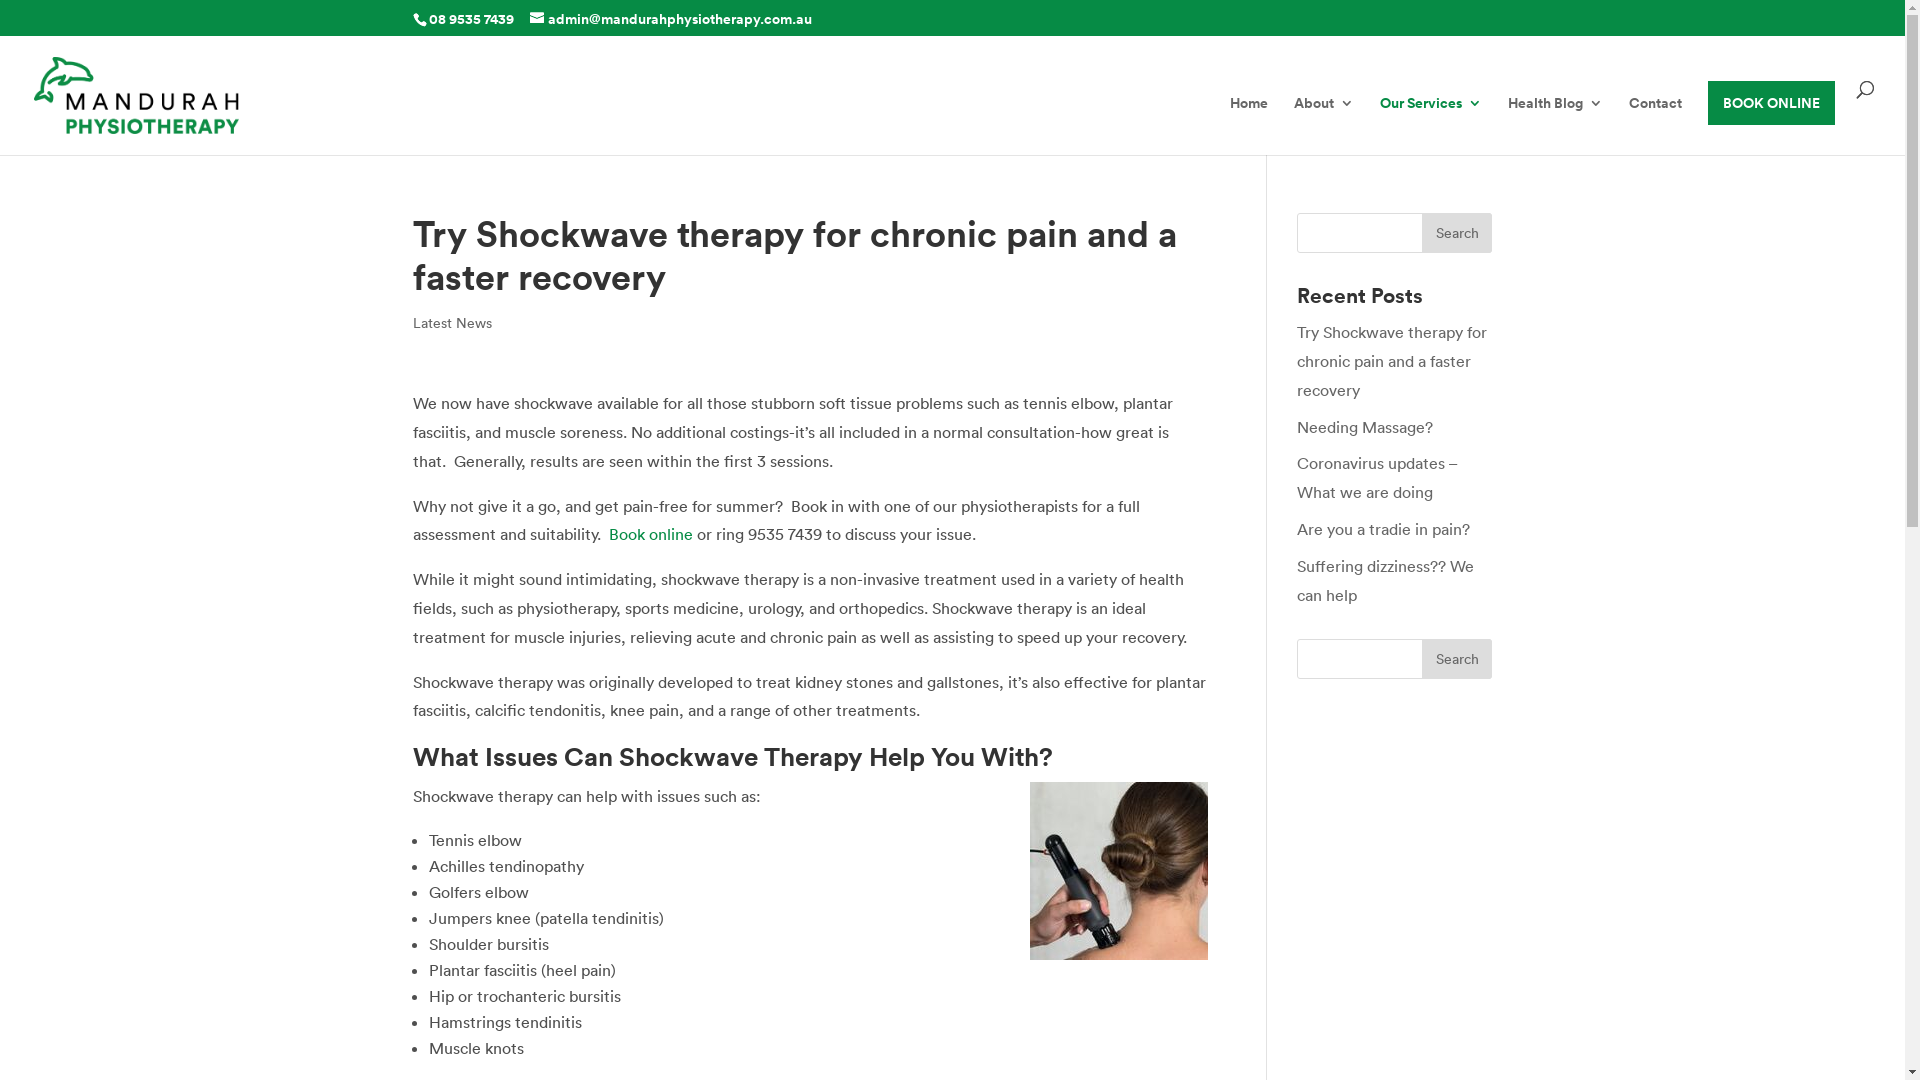 The image size is (1920, 1080). Describe the element at coordinates (1384, 580) in the screenshot. I see `'Suffering dizziness?? We can help'` at that location.